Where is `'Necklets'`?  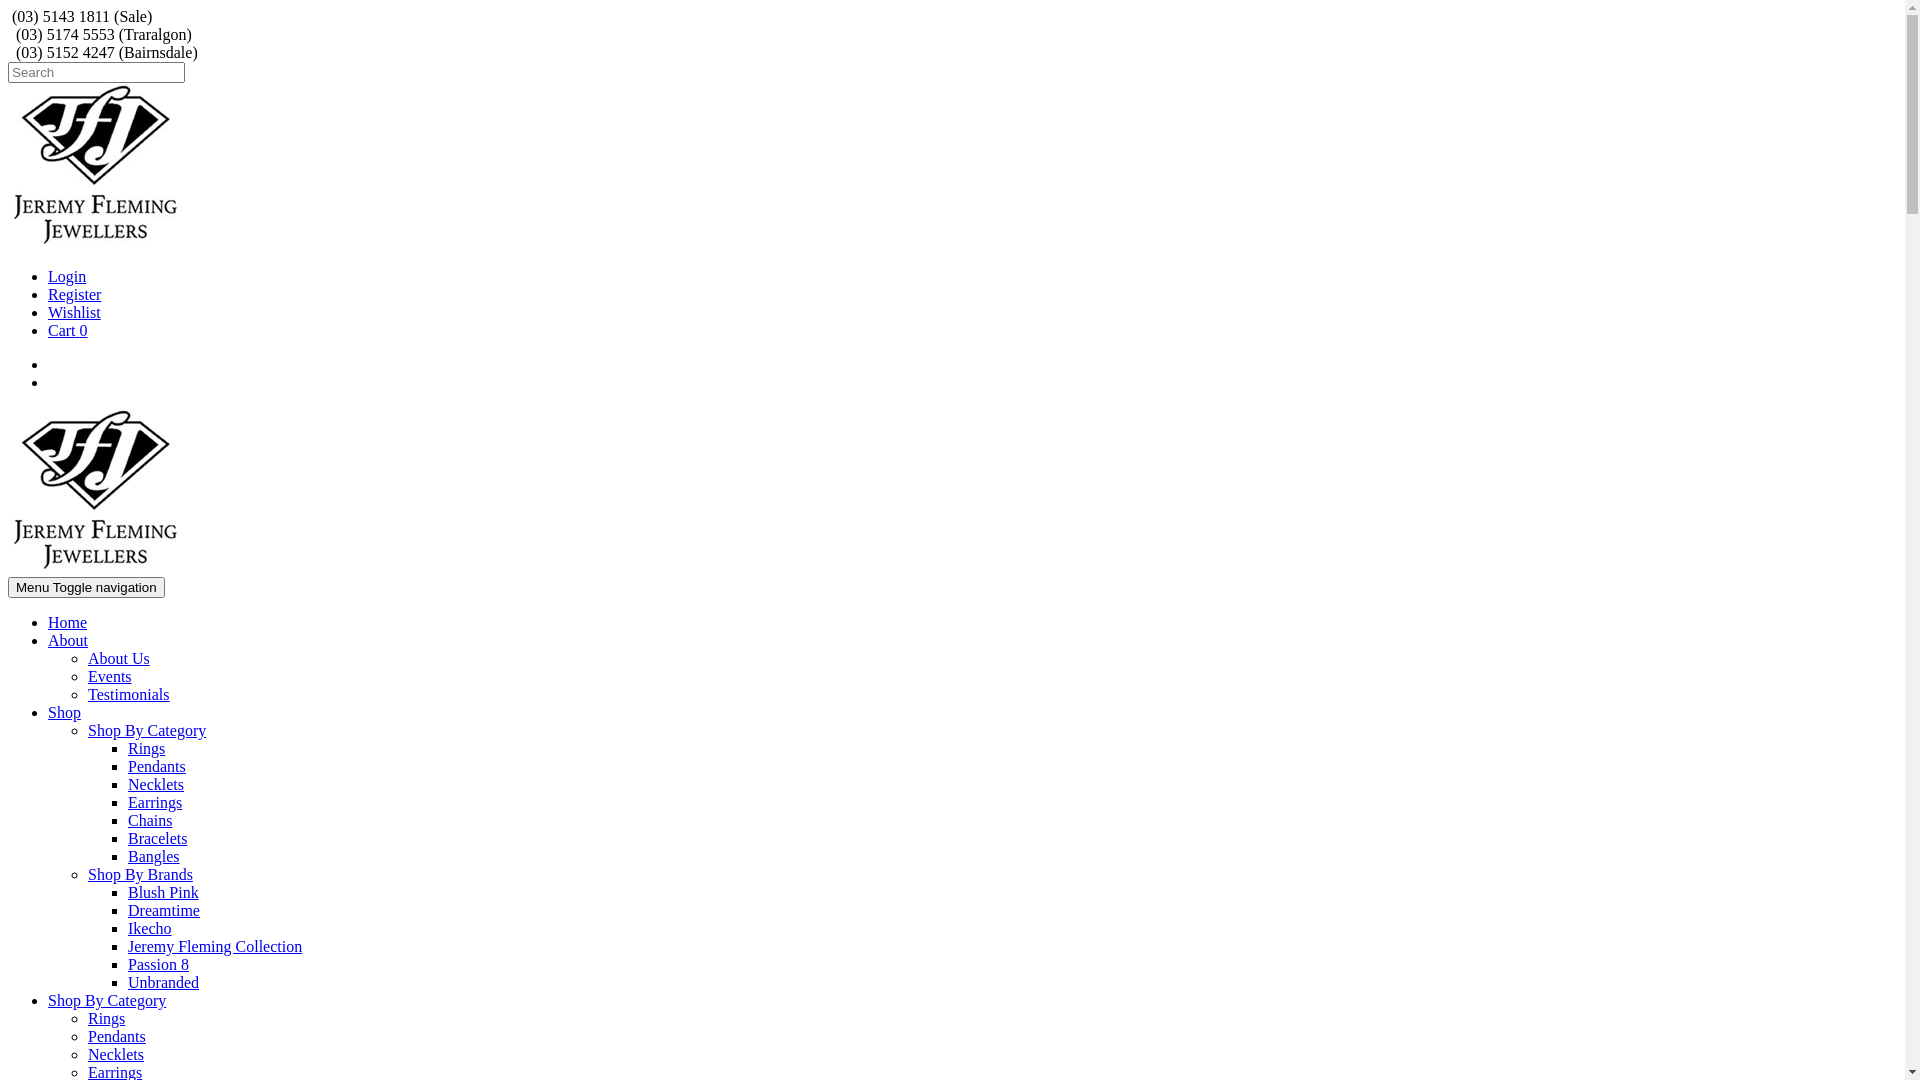
'Necklets' is located at coordinates (127, 783).